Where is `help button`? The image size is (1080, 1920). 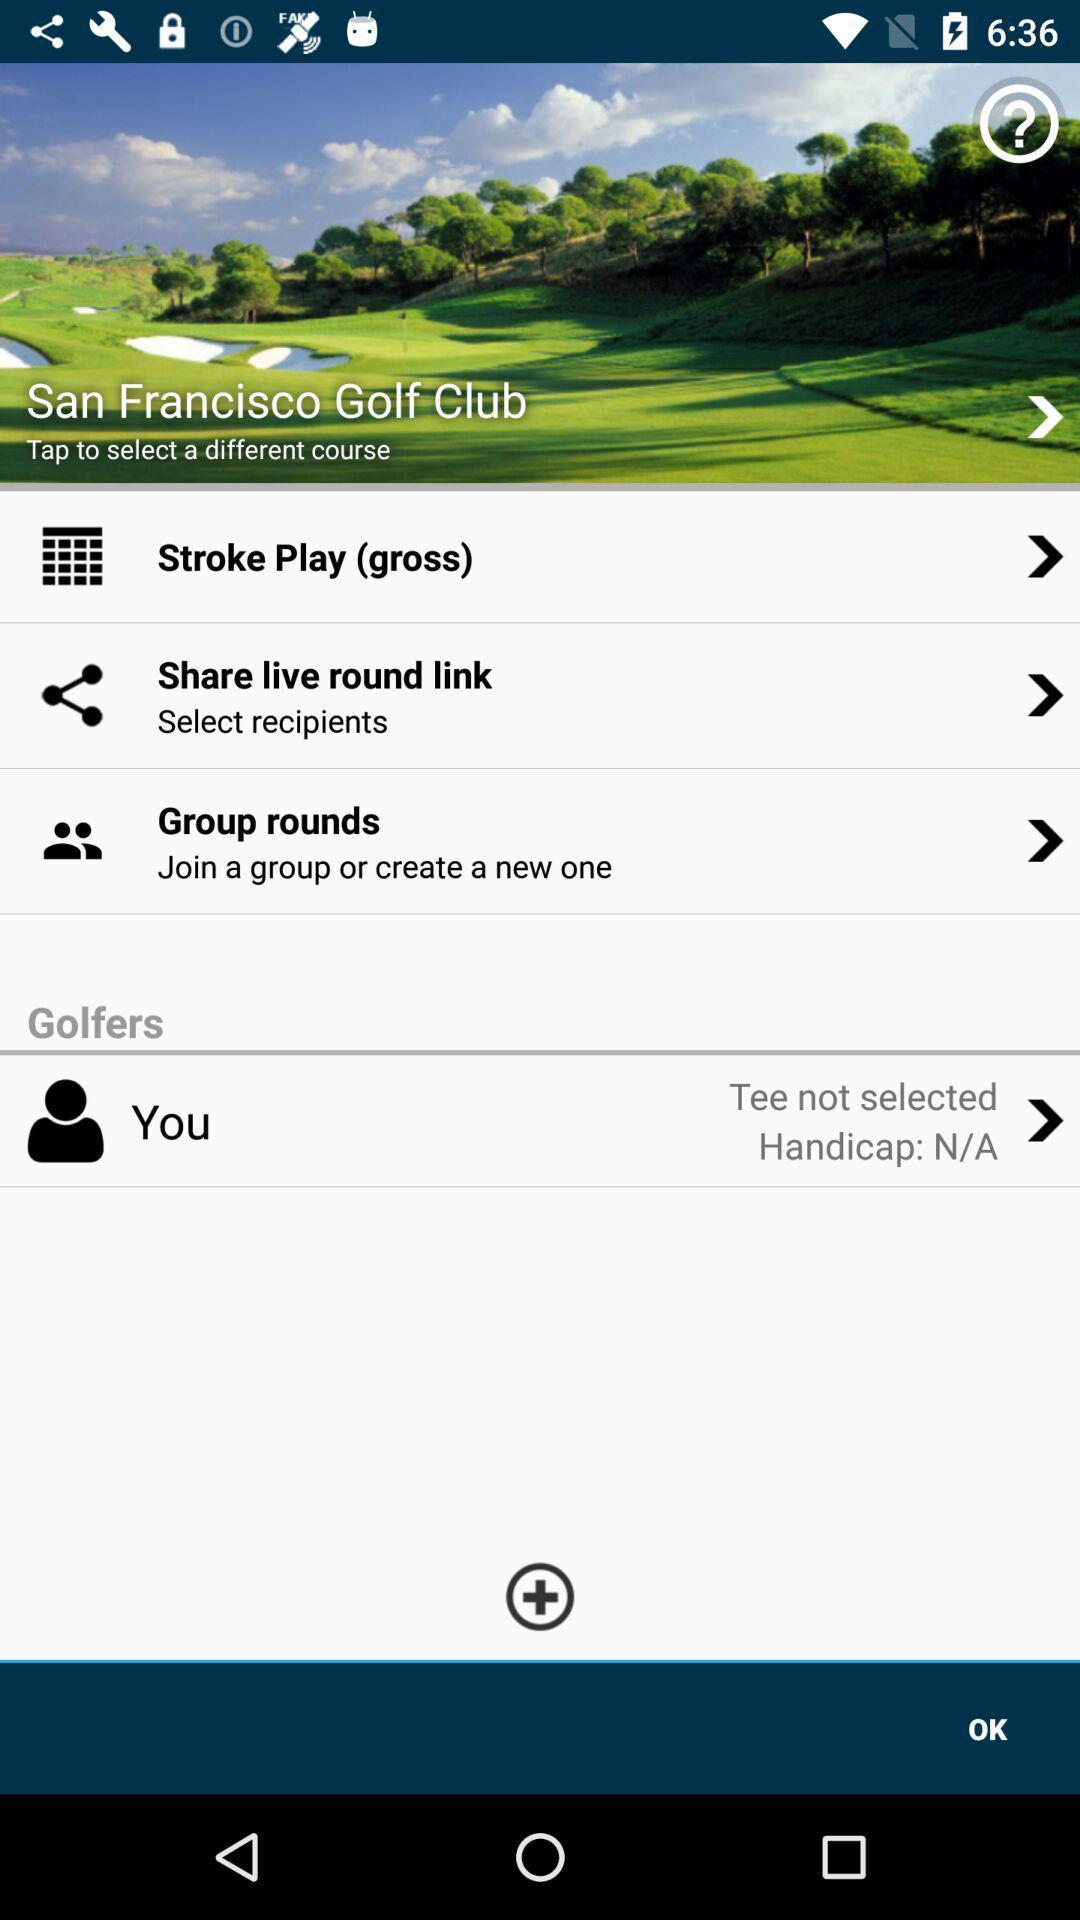 help button is located at coordinates (1019, 122).